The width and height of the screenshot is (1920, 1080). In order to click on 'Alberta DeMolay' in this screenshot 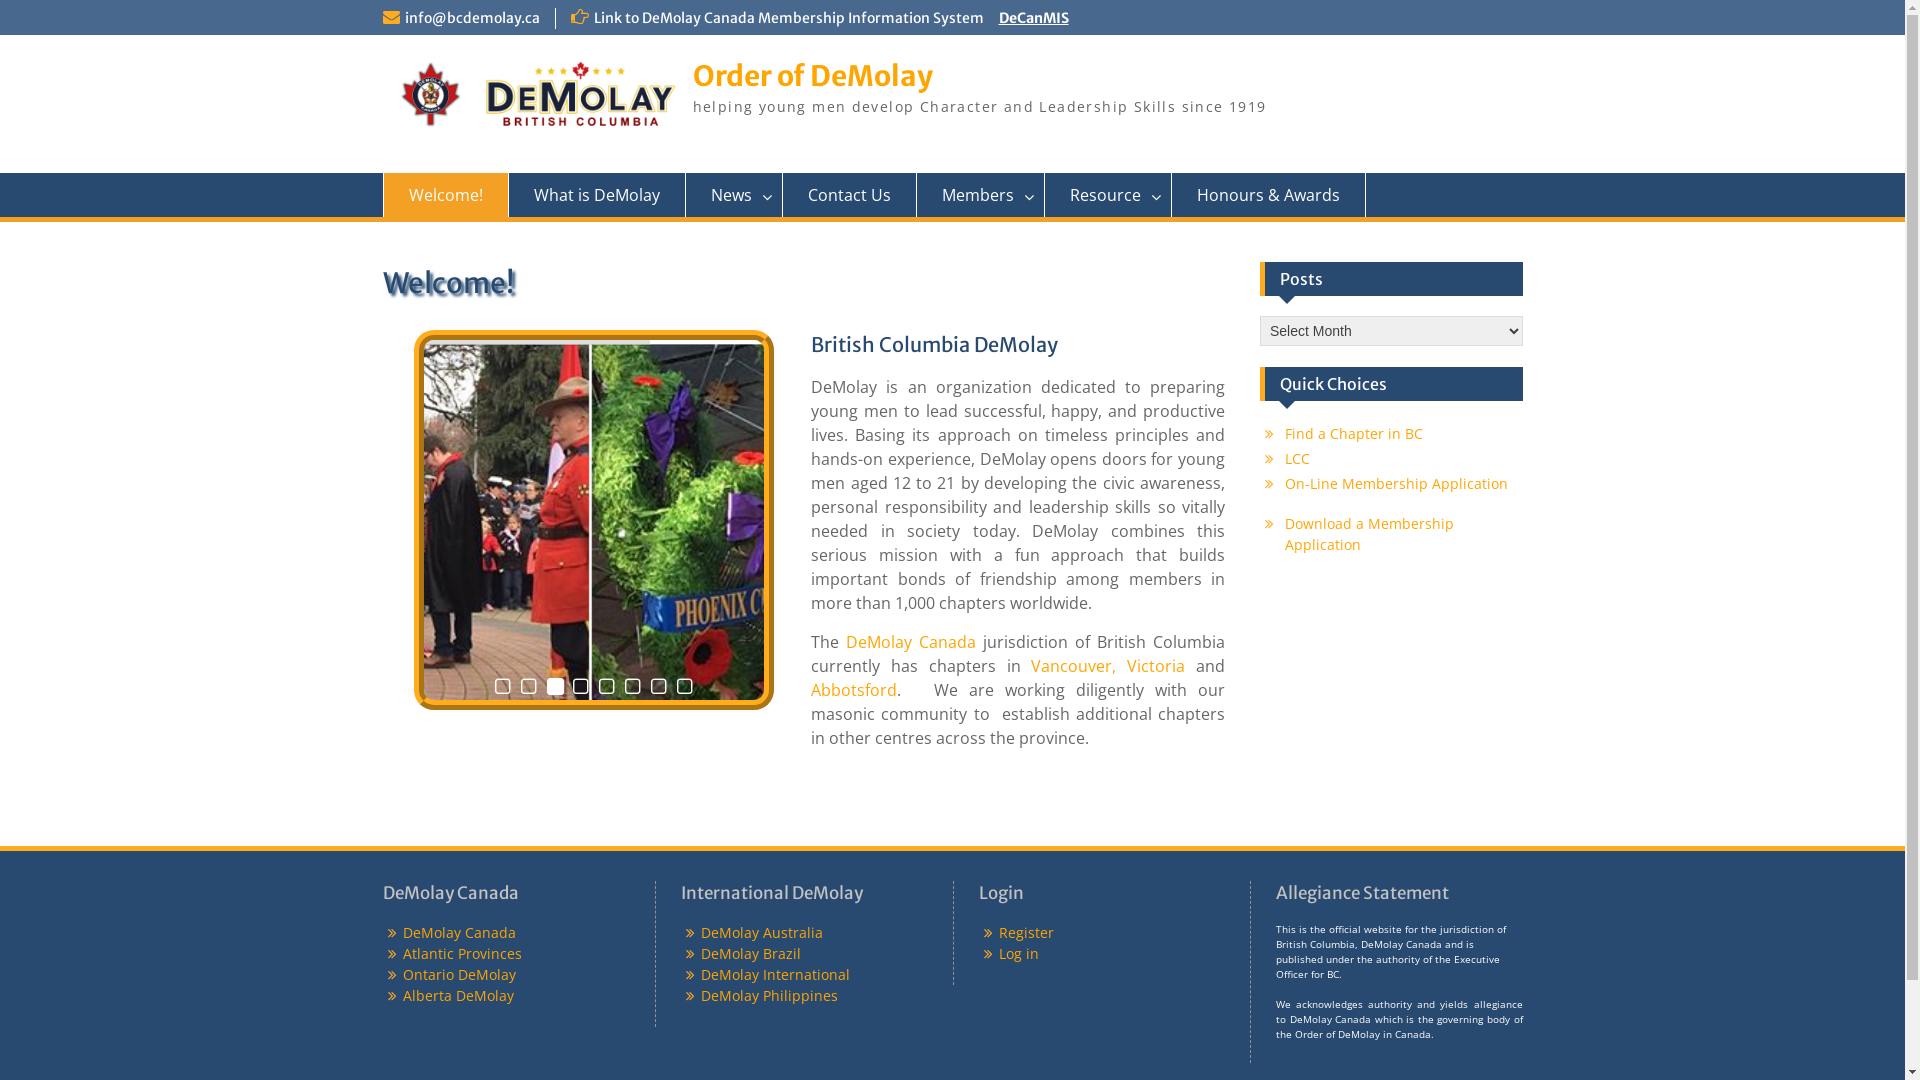, I will do `click(456, 995)`.